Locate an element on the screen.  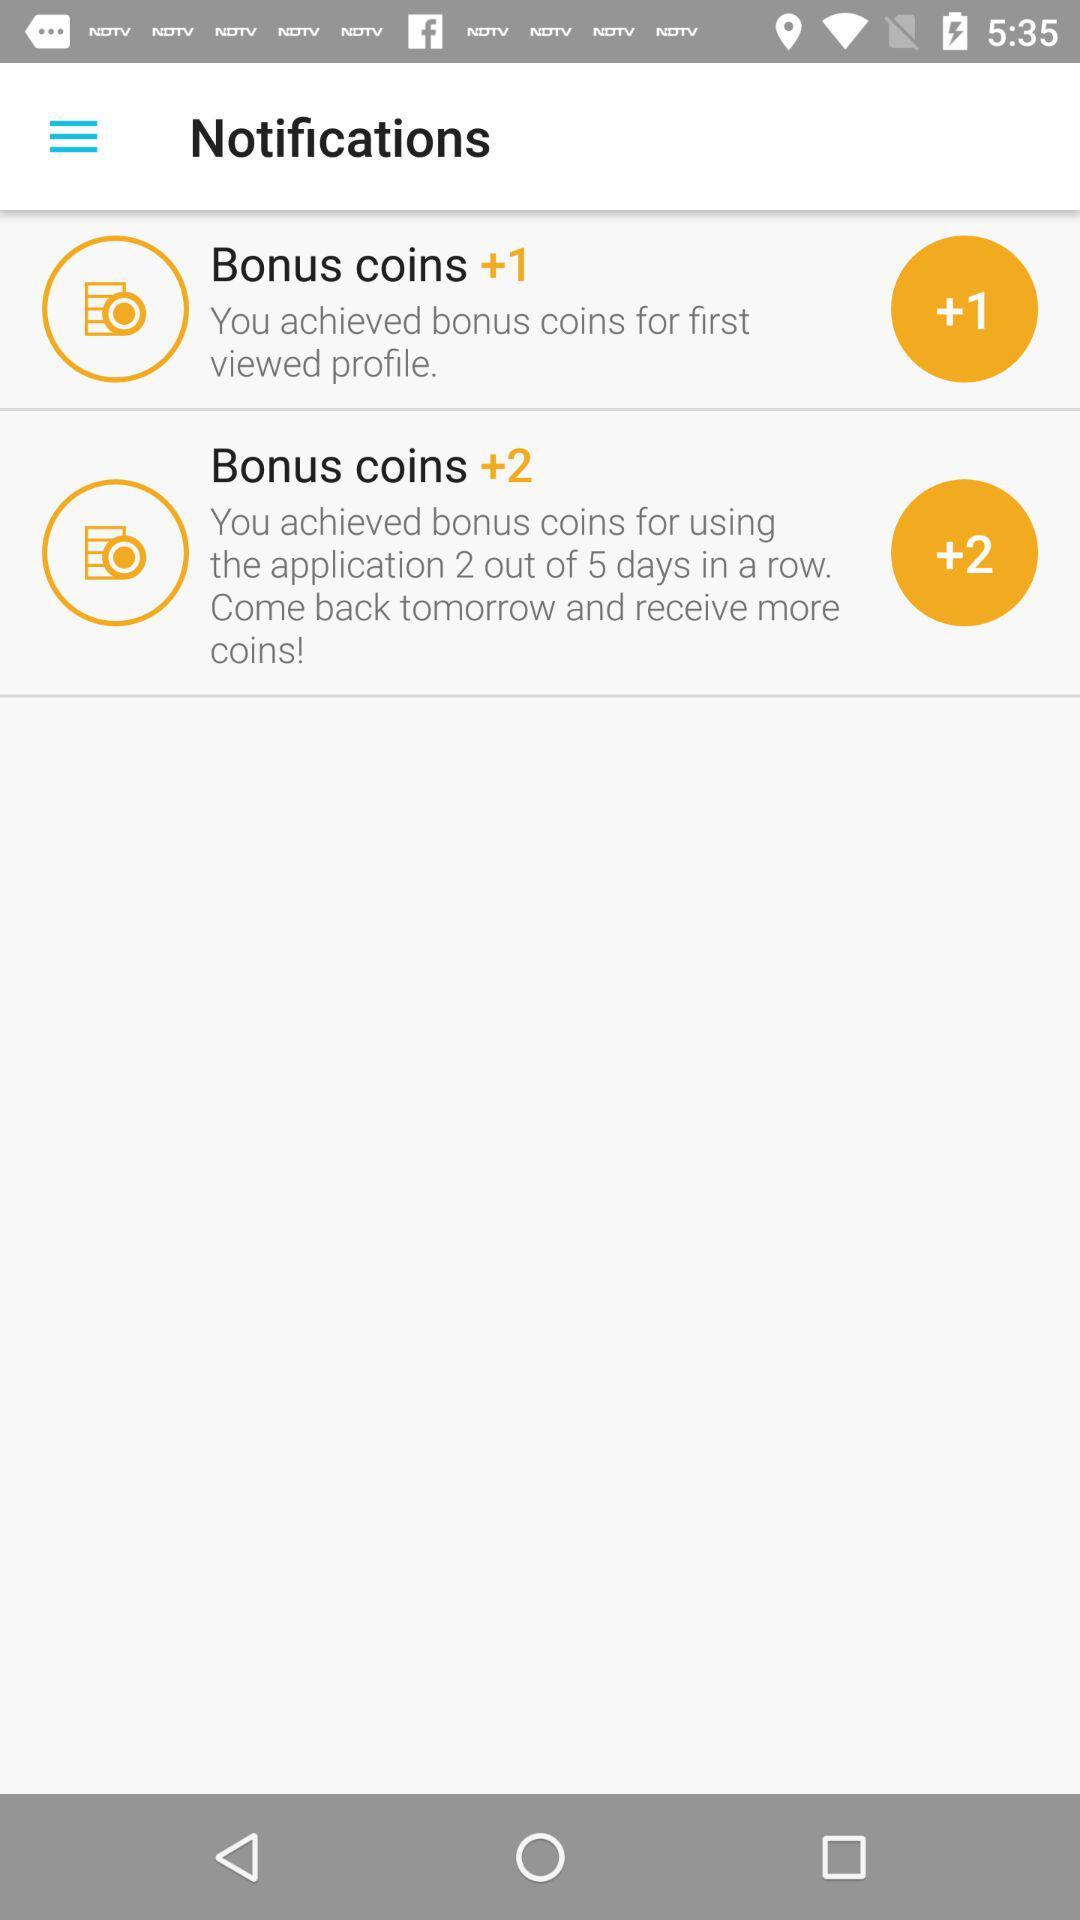
icon next to the notifications icon is located at coordinates (72, 135).